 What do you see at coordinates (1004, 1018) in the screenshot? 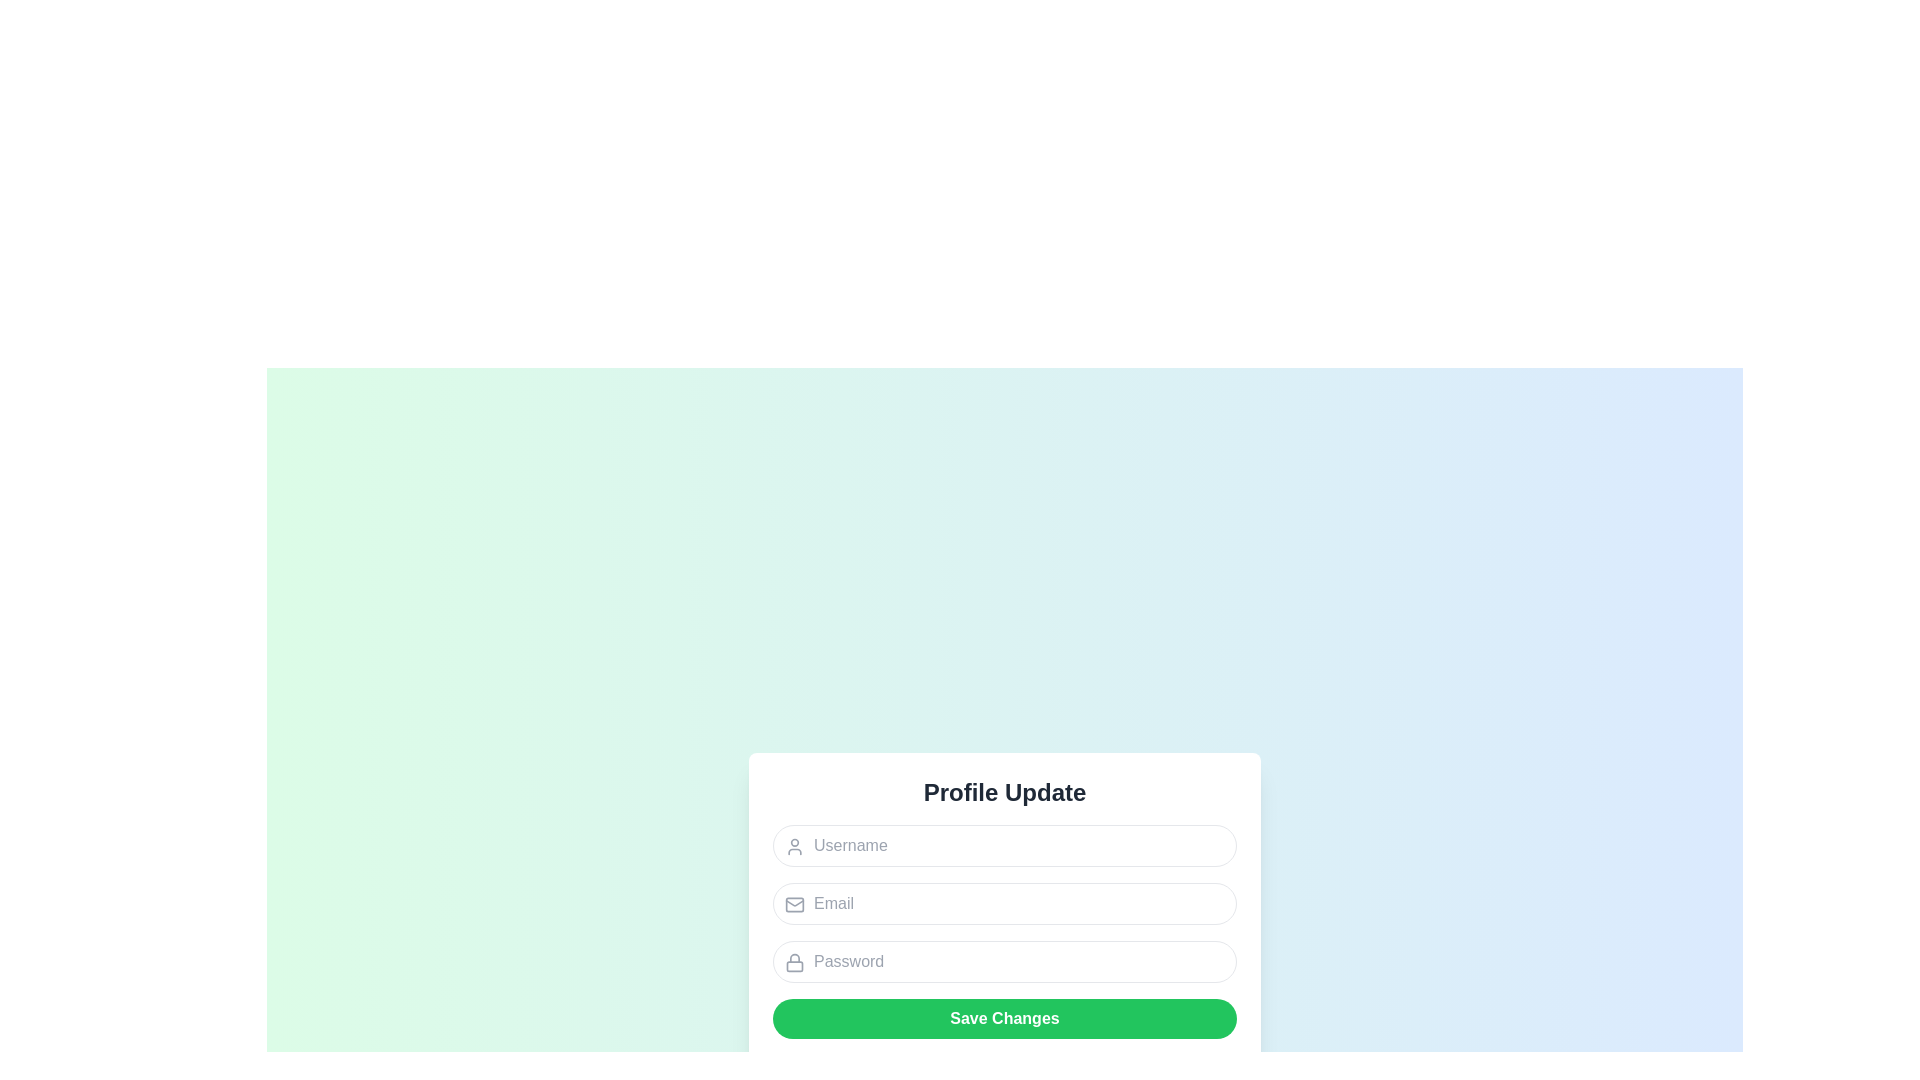
I see `the rounded green button labeled 'Save Changes' to observe its hover effect` at bounding box center [1004, 1018].